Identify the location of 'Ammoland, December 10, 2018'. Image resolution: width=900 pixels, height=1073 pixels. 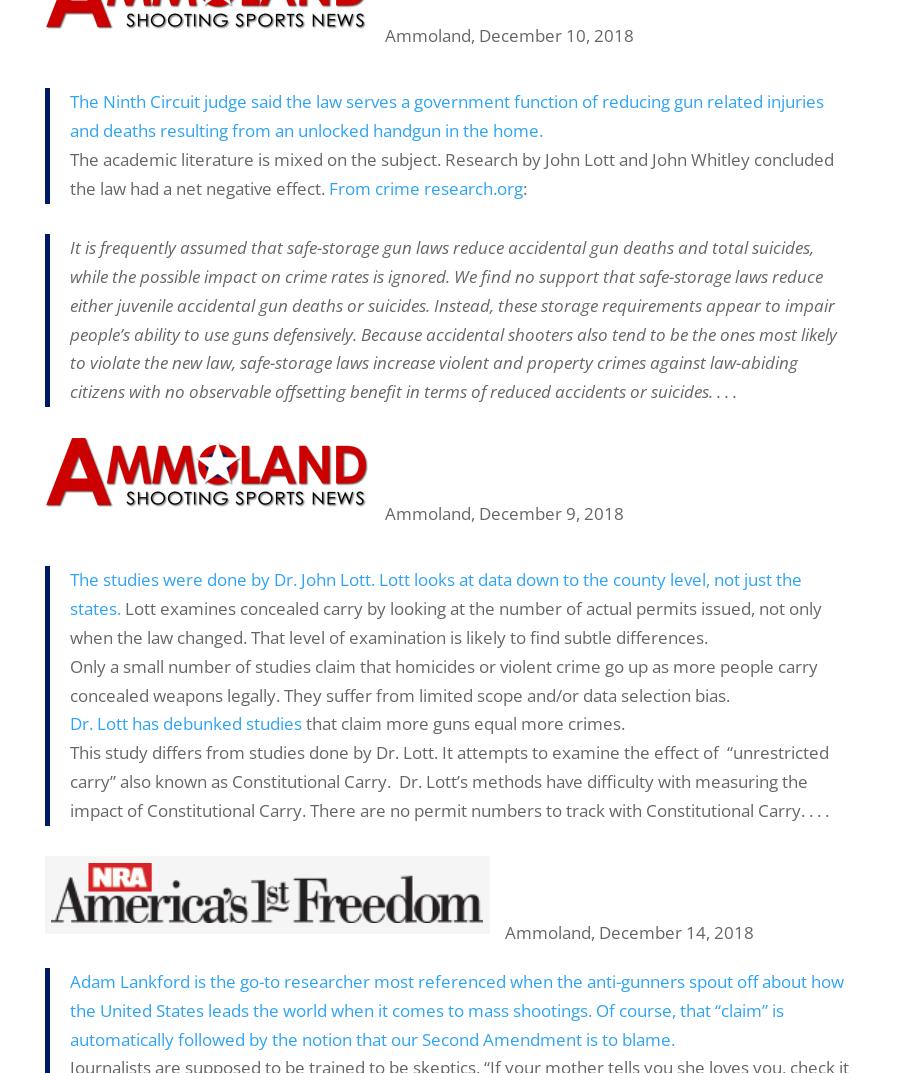
(508, 34).